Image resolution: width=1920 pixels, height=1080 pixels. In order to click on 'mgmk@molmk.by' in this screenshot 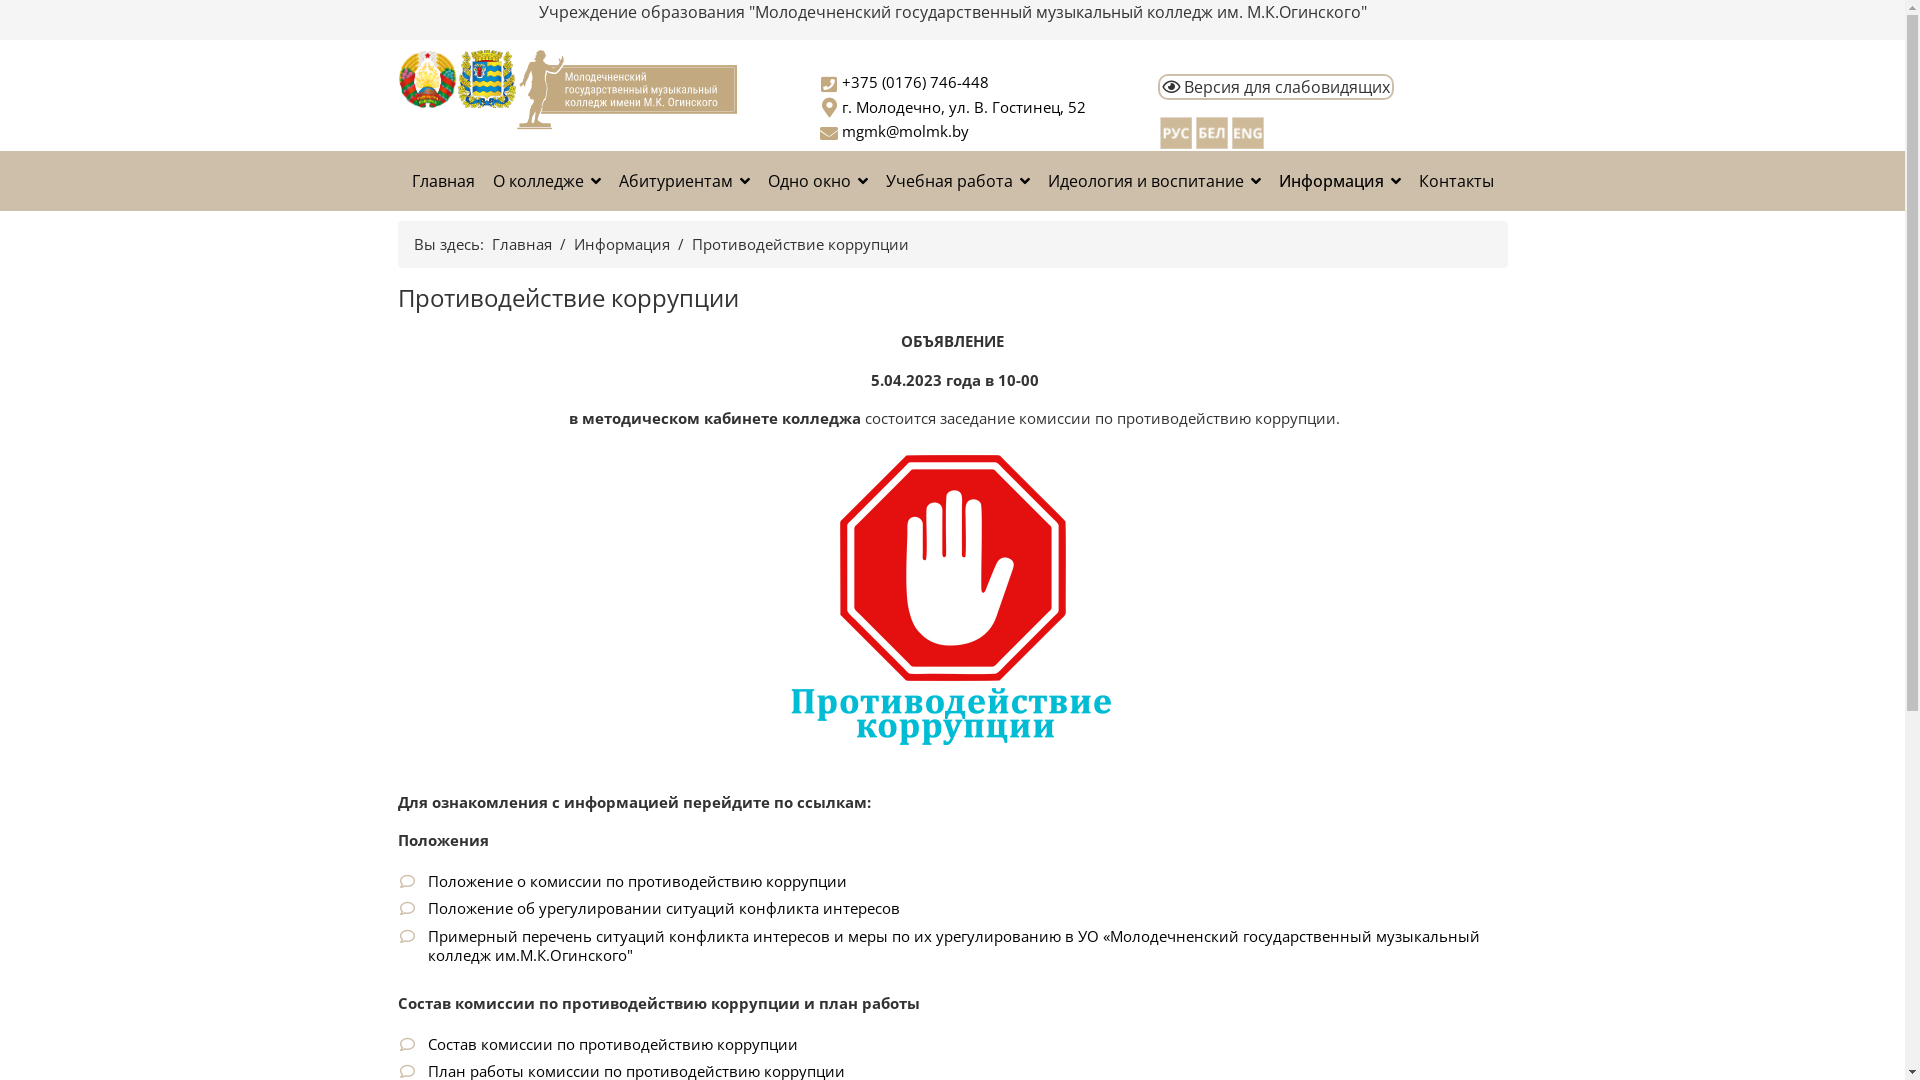, I will do `click(841, 131)`.